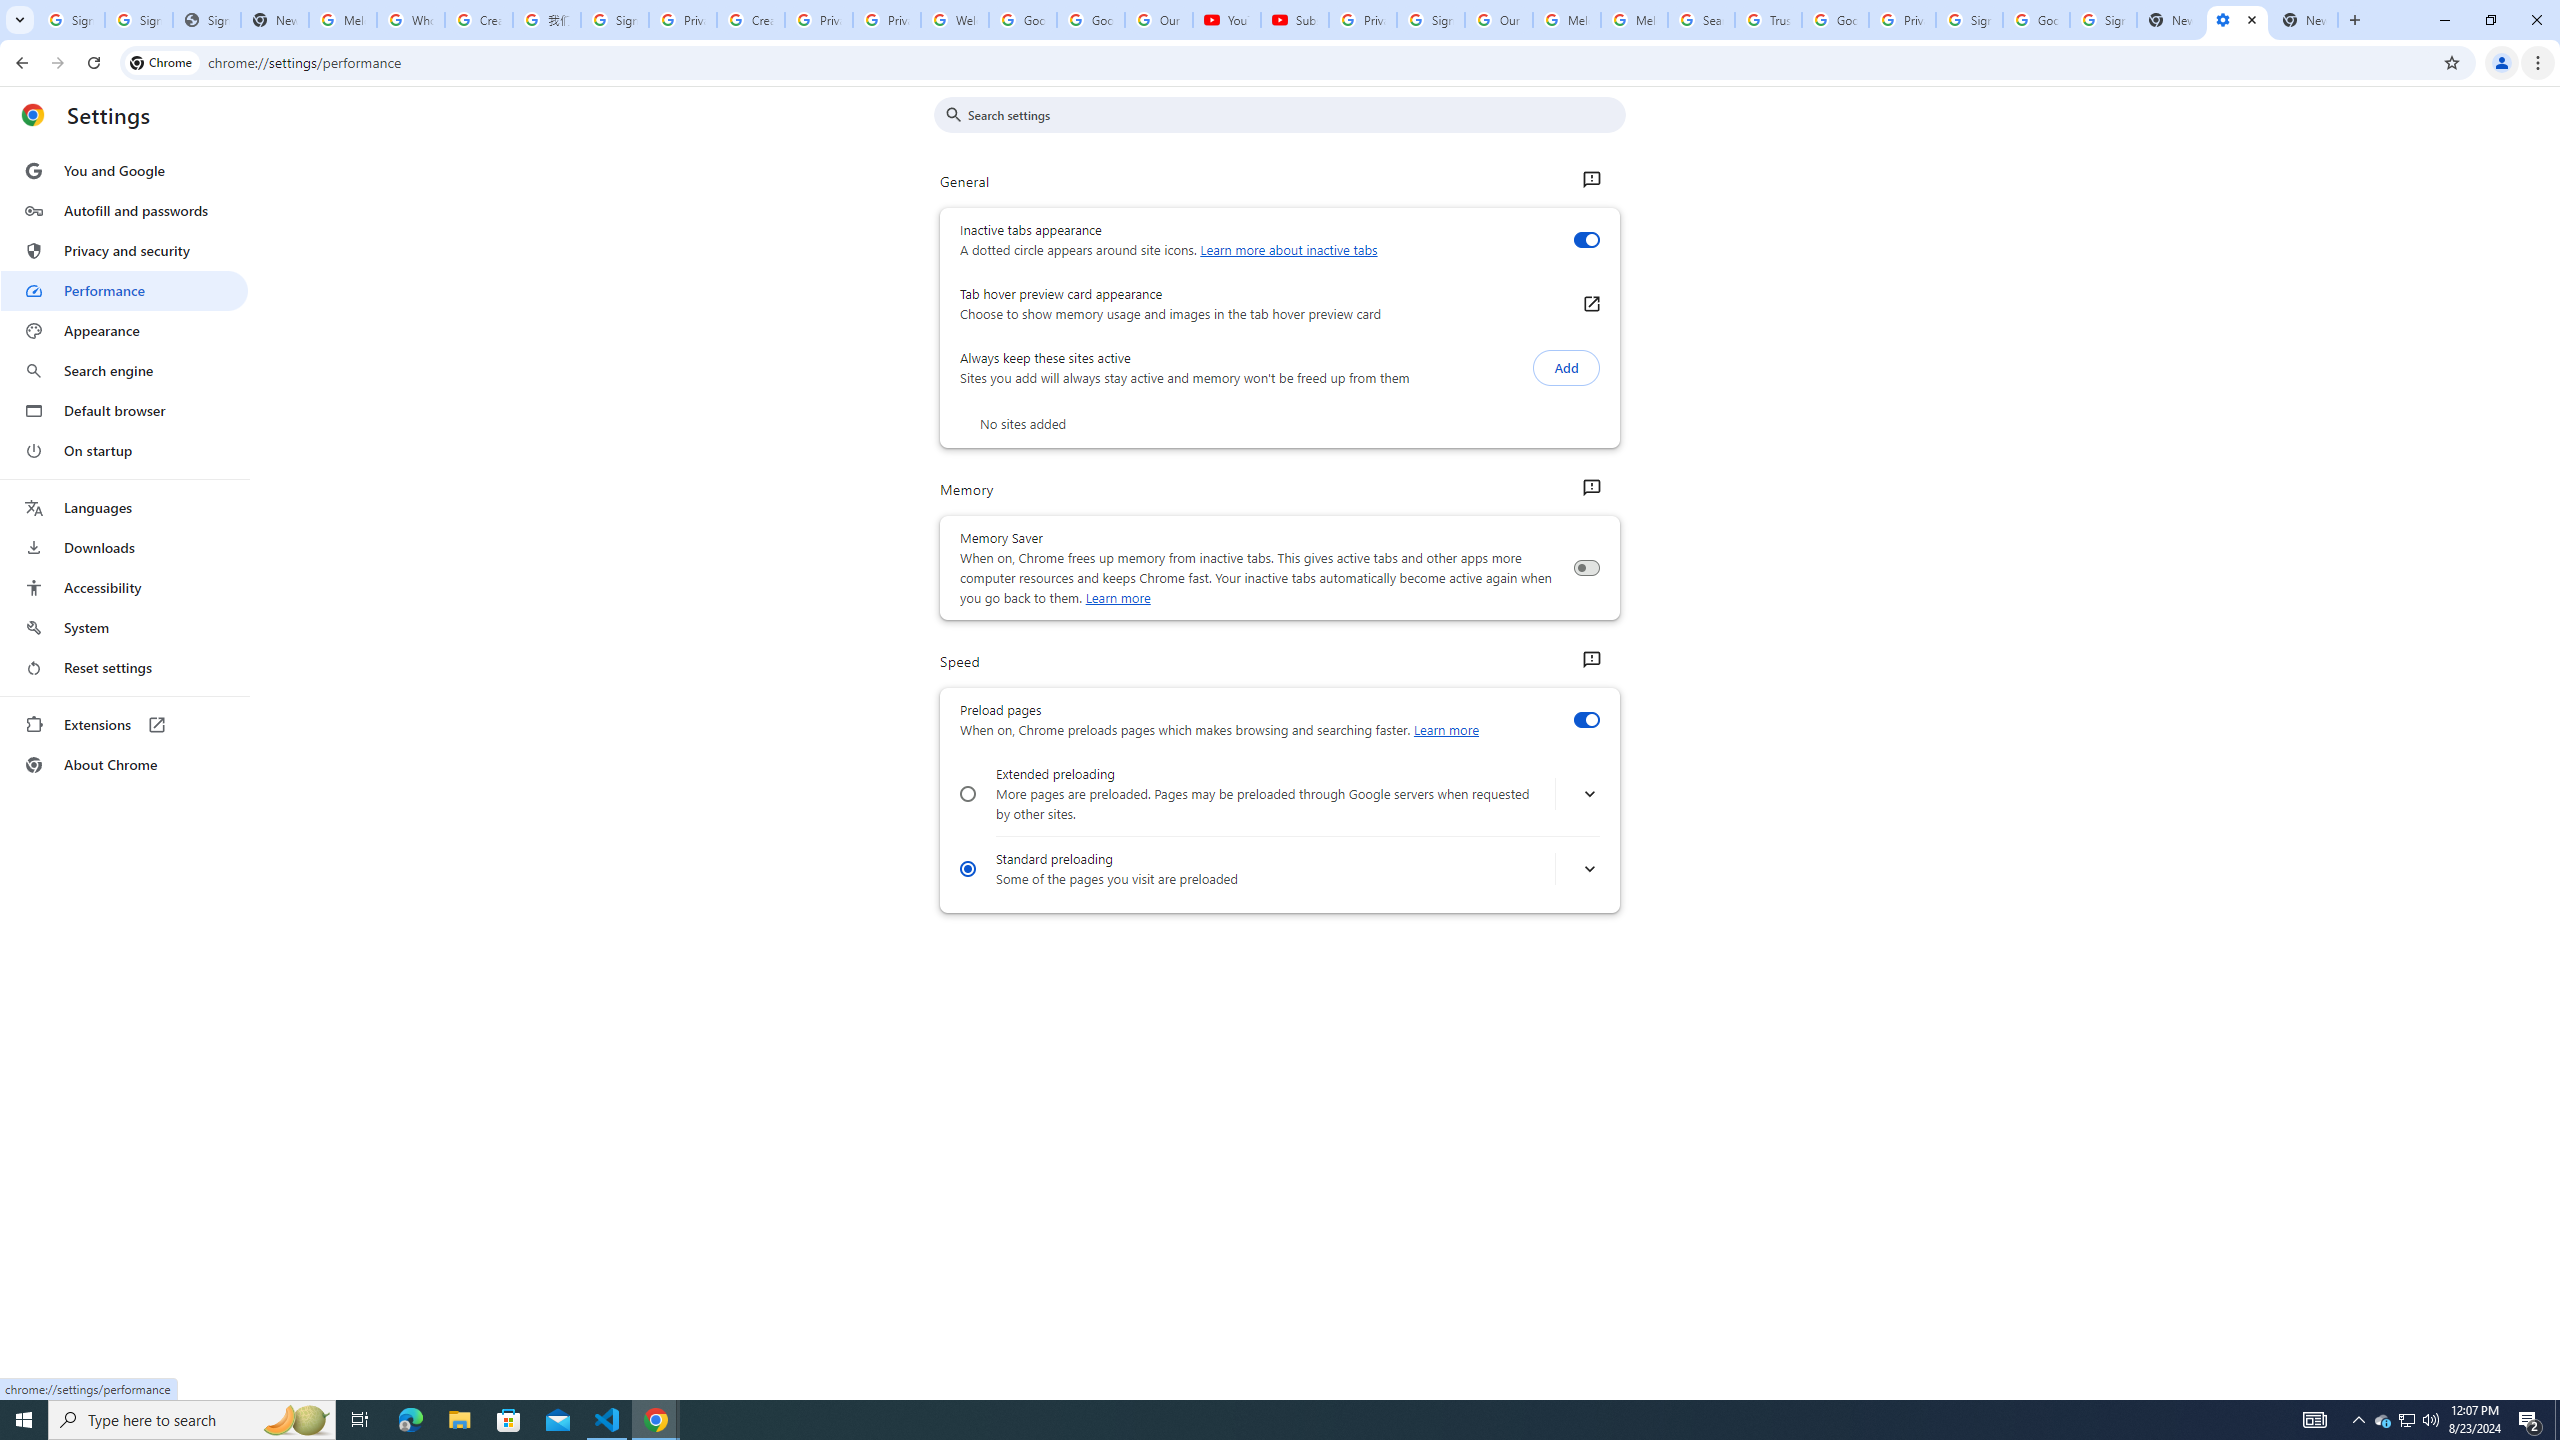 This screenshot has width=2560, height=1440. I want to click on 'About Chrome', so click(123, 763).